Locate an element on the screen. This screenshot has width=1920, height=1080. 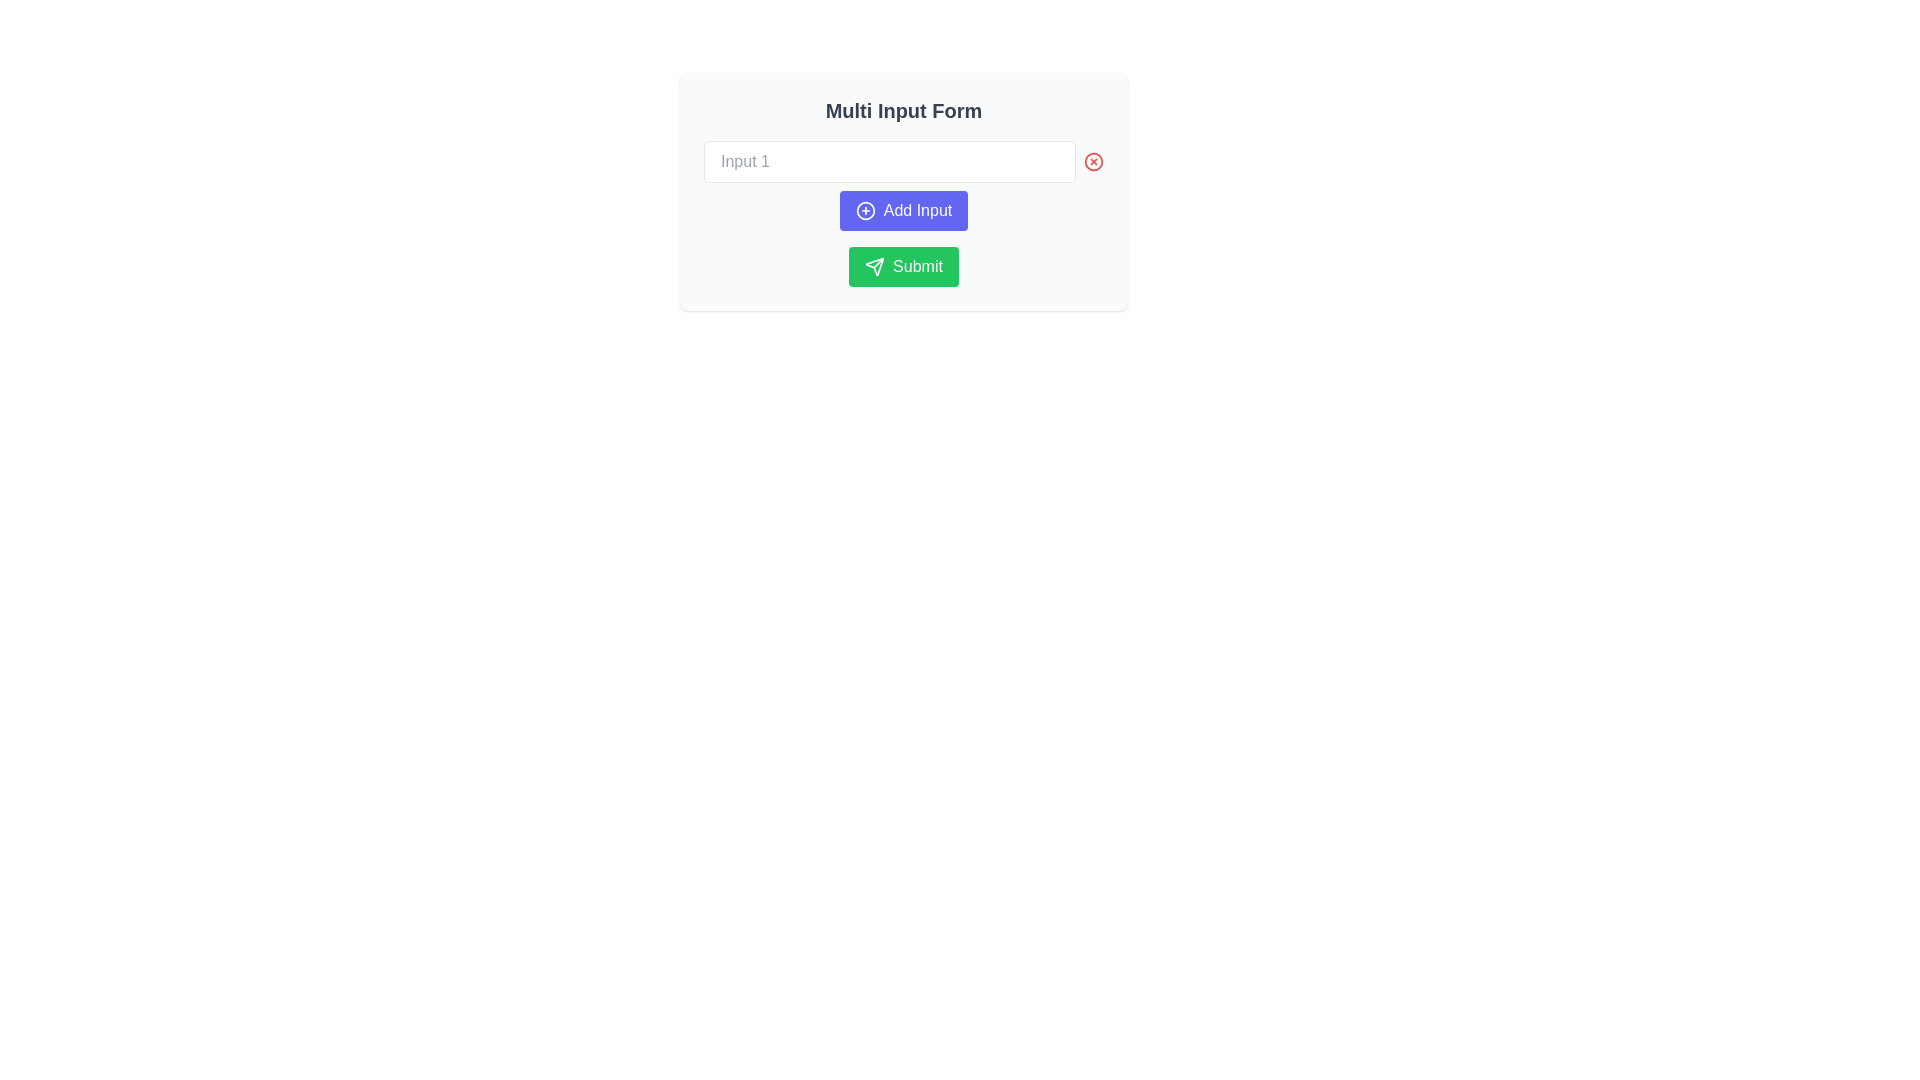
the 'Submit' button which contains a triangular icon resembling an arrow, located below the 'Add Input' button in the central form section is located at coordinates (874, 265).